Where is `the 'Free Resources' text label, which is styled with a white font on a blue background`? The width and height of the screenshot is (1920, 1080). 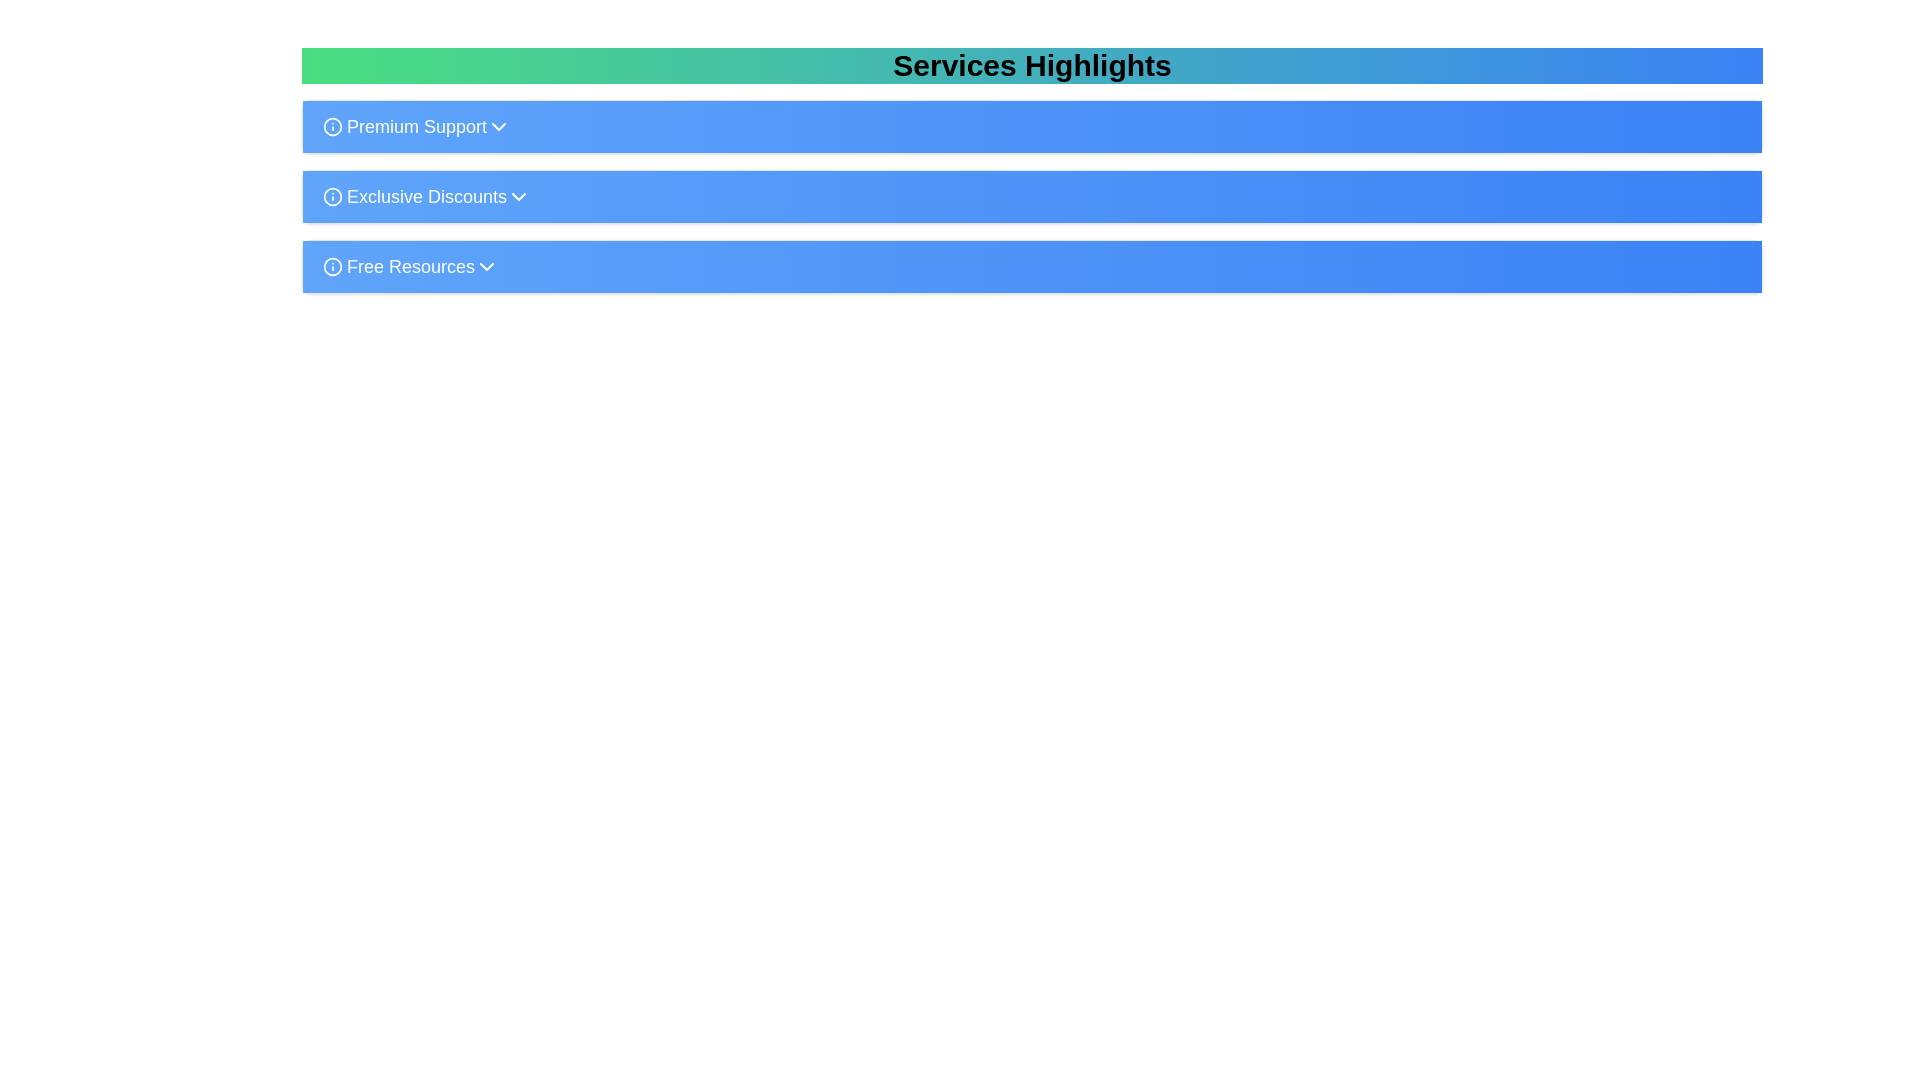 the 'Free Resources' text label, which is styled with a white font on a blue background is located at coordinates (410, 265).